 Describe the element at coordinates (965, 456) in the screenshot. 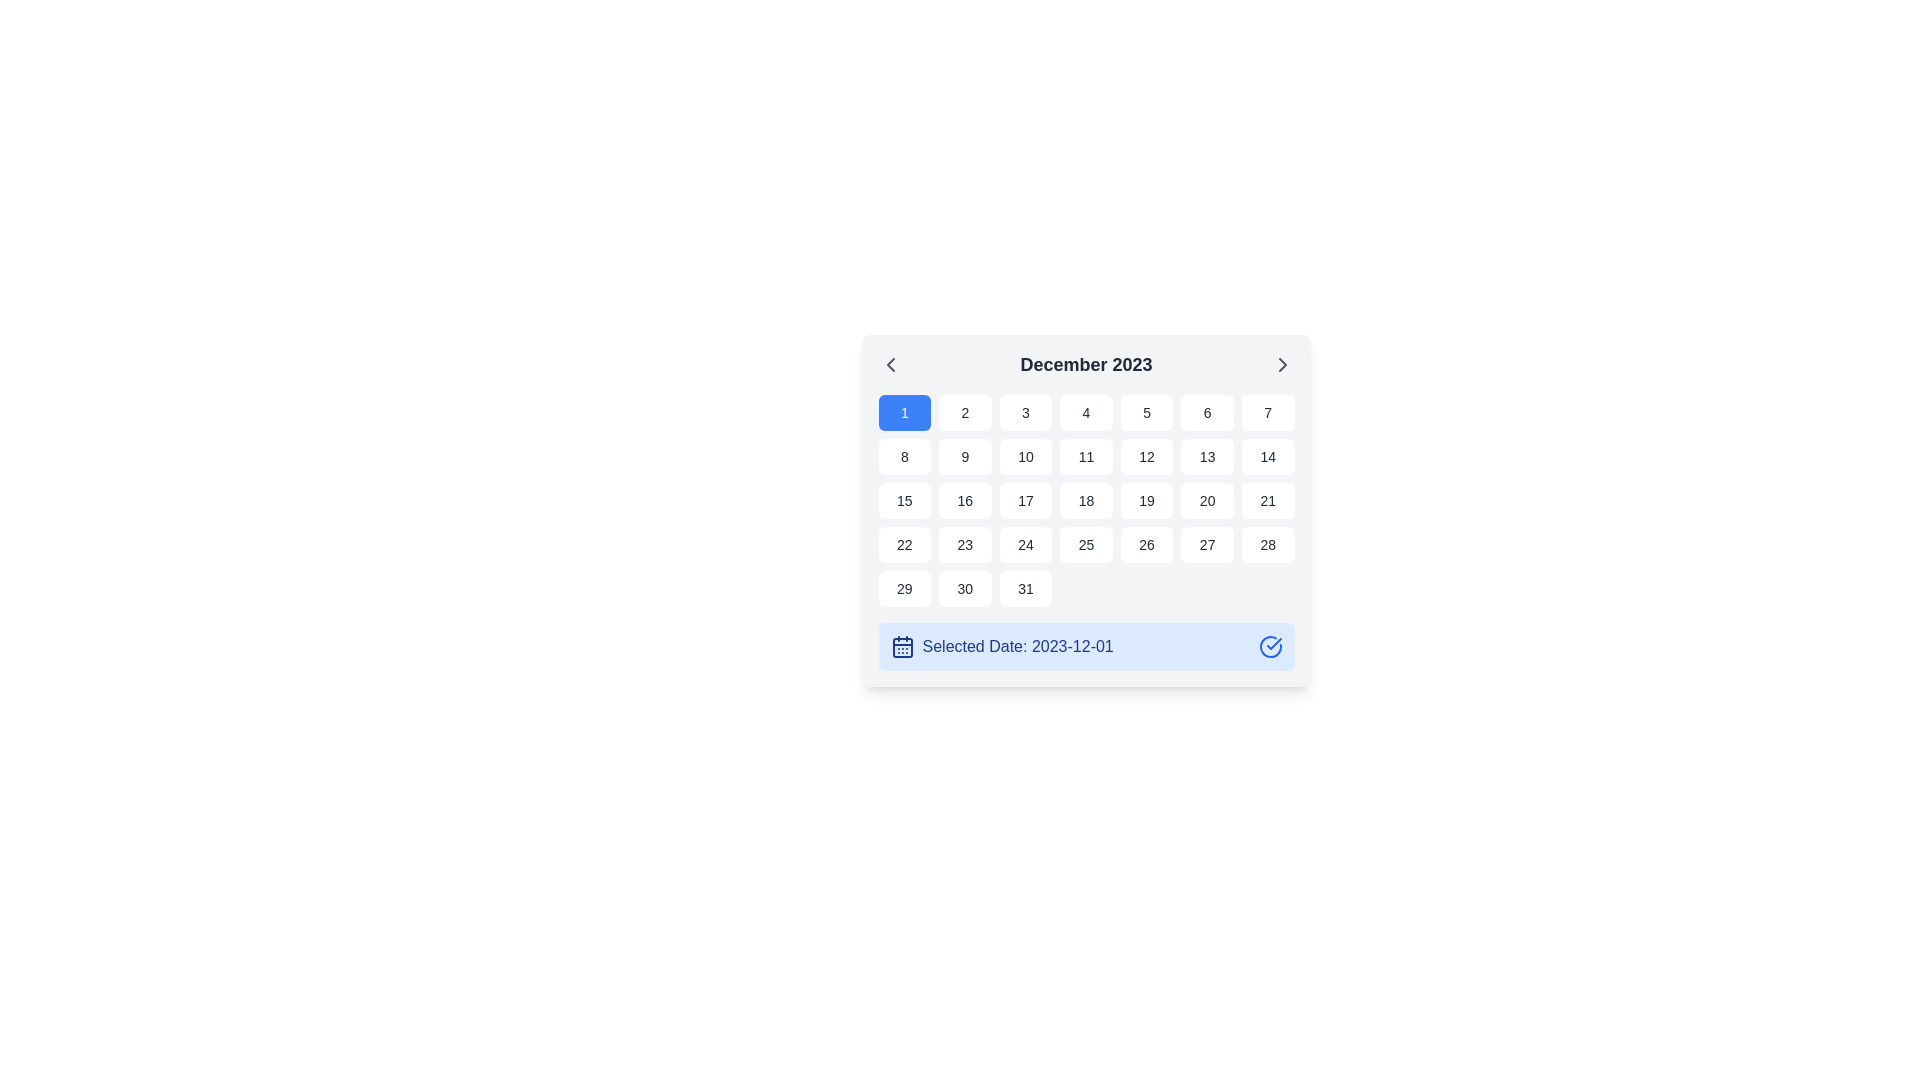

I see `the button representing the 9th day of December 2023 in the calendar` at that location.